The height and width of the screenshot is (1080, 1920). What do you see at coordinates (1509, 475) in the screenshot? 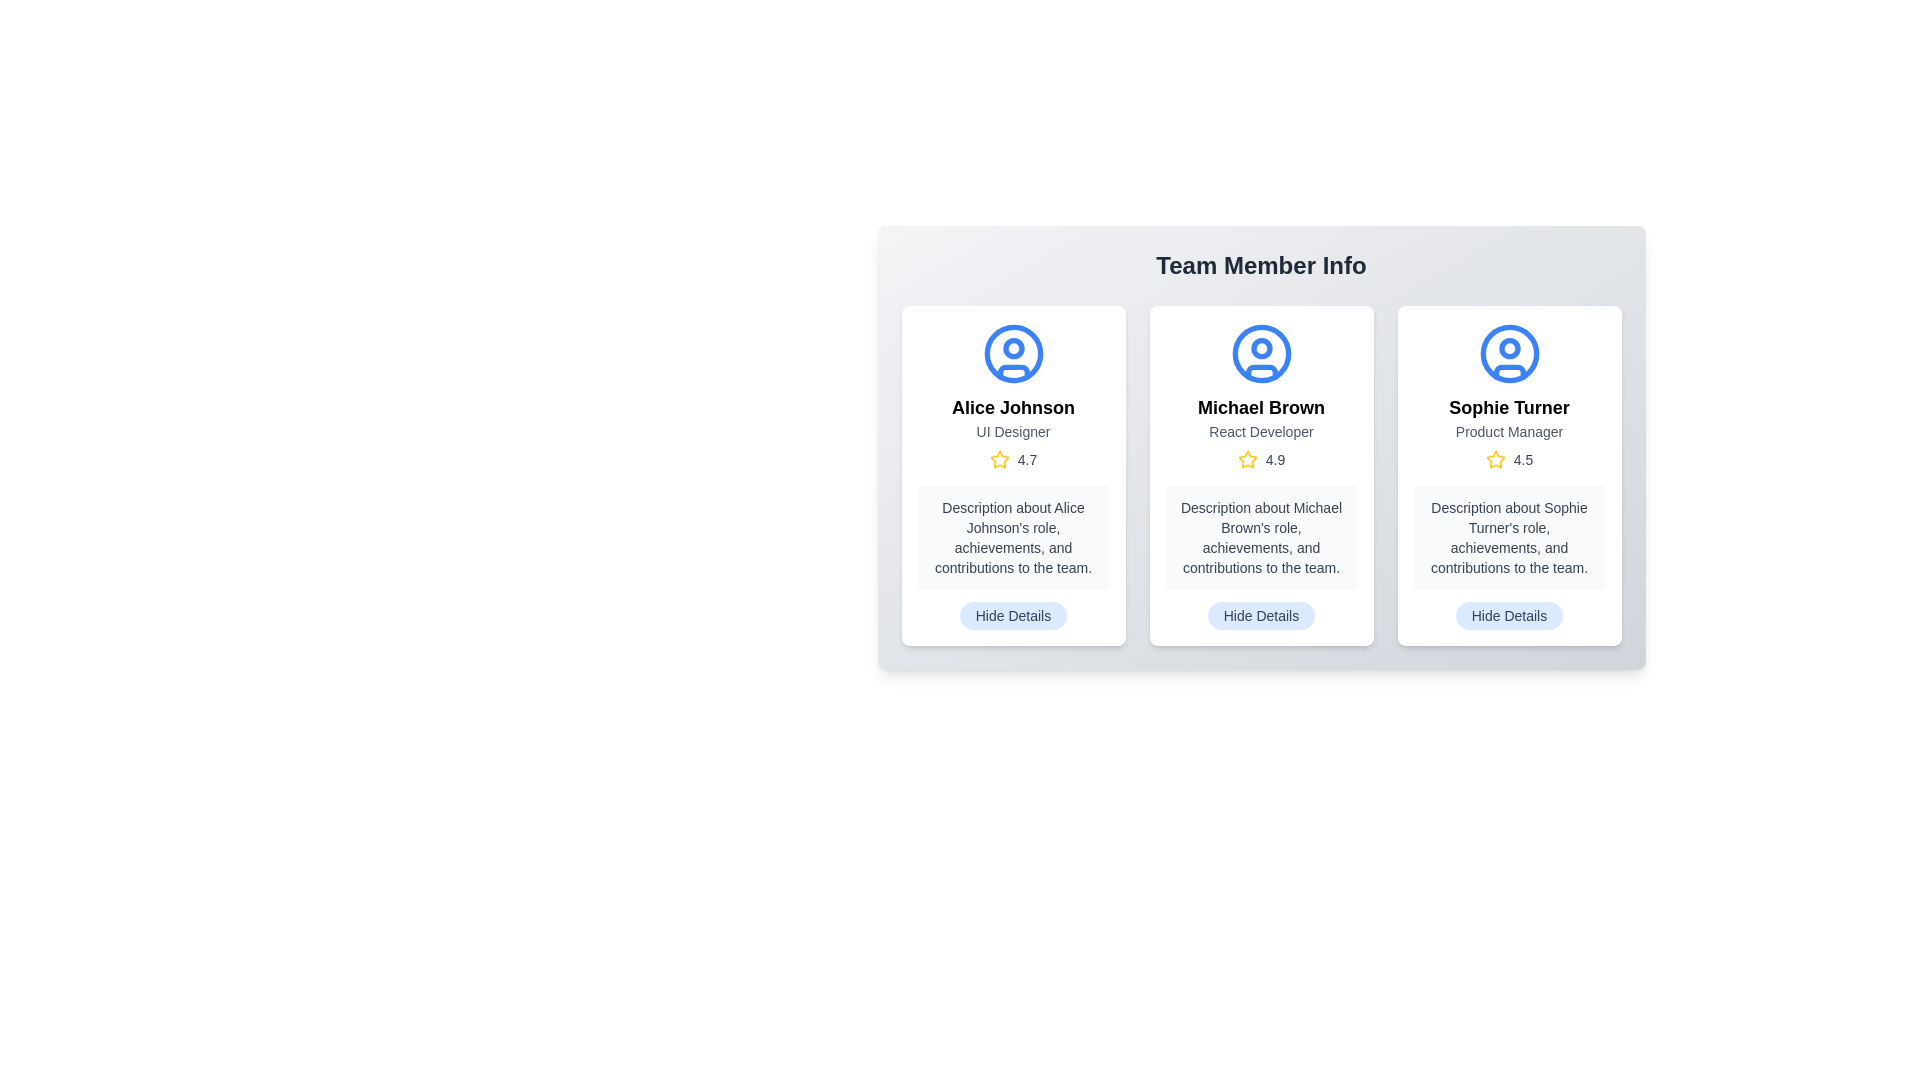
I see `the profile card for Sophie Turner, the third card in the horizontal grid layout` at bounding box center [1509, 475].